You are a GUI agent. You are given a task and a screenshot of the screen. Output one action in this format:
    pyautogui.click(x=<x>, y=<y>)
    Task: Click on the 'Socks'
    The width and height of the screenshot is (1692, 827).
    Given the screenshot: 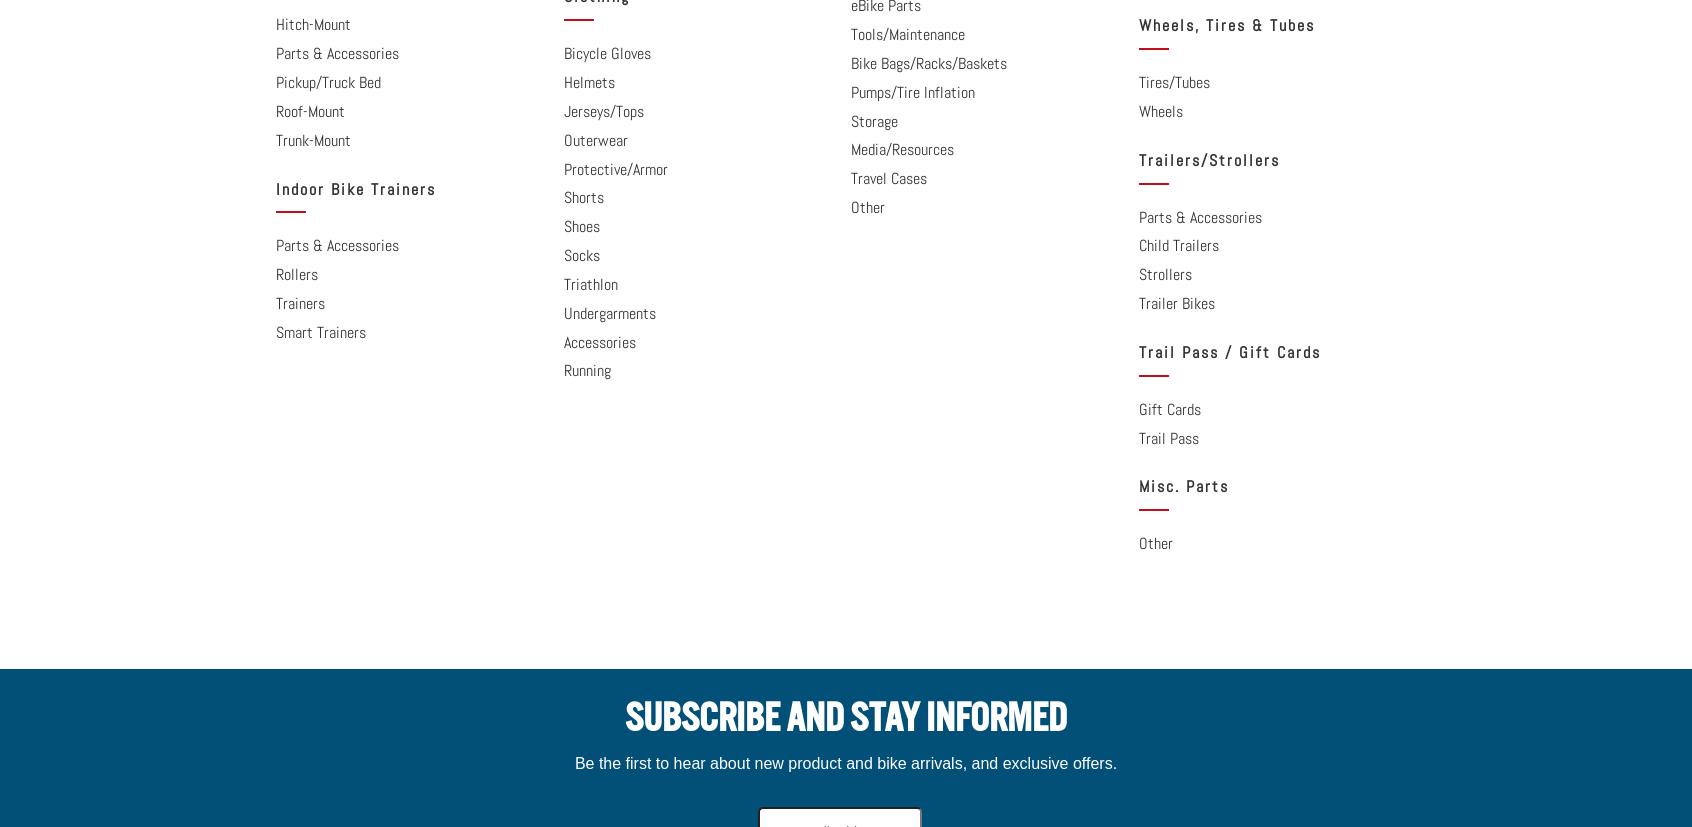 What is the action you would take?
    pyautogui.click(x=580, y=255)
    